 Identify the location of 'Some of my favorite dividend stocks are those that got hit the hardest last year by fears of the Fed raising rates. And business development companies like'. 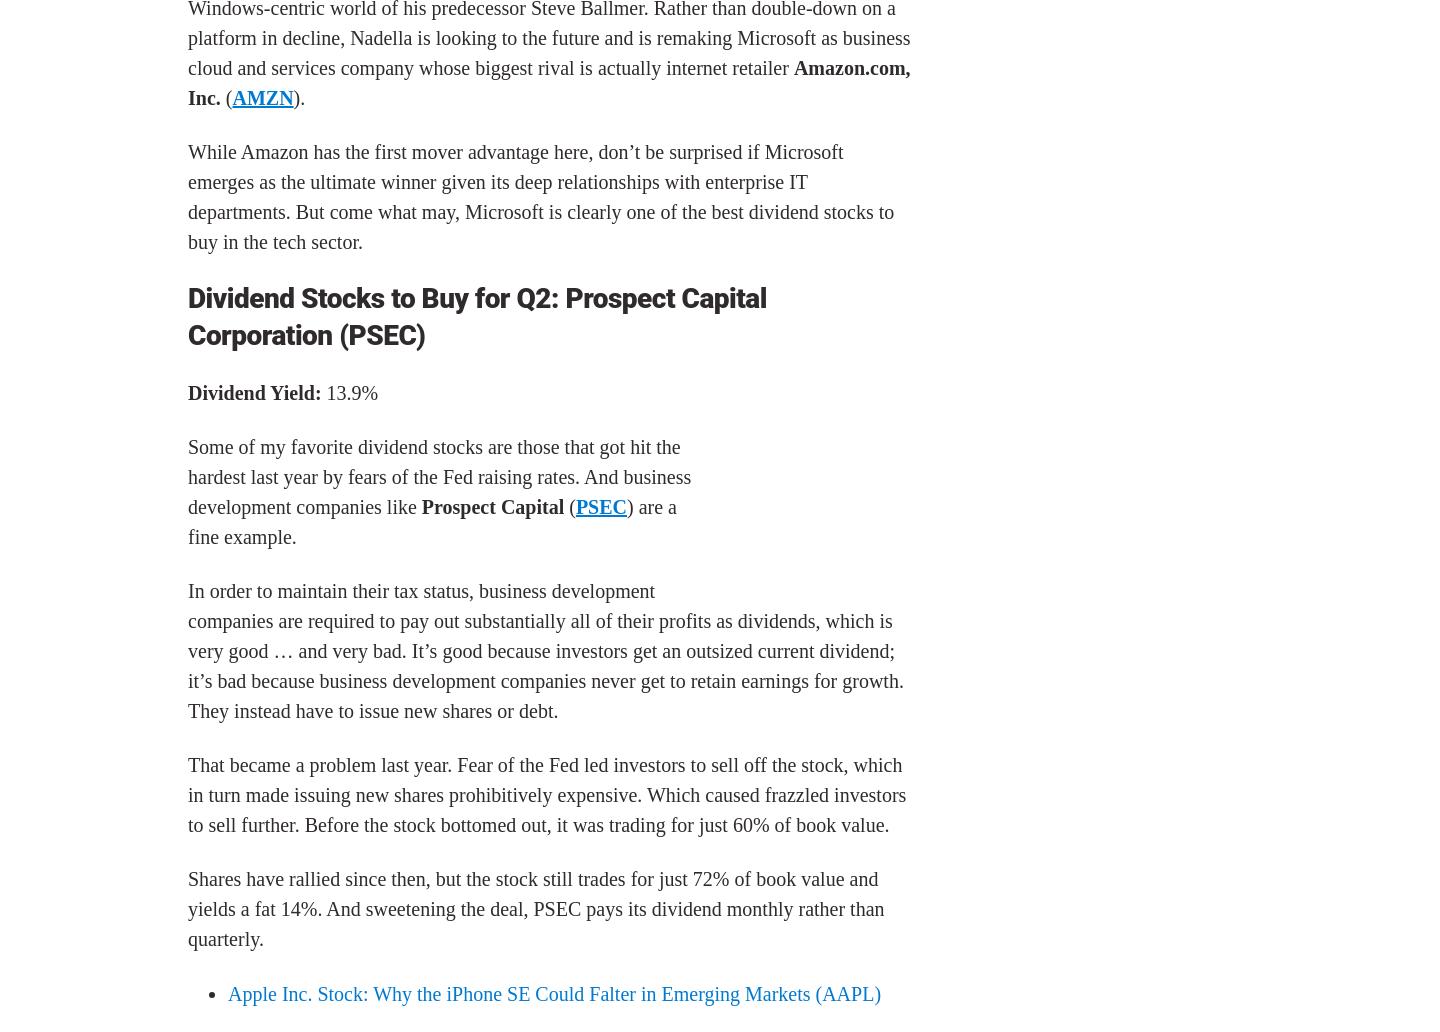
(439, 475).